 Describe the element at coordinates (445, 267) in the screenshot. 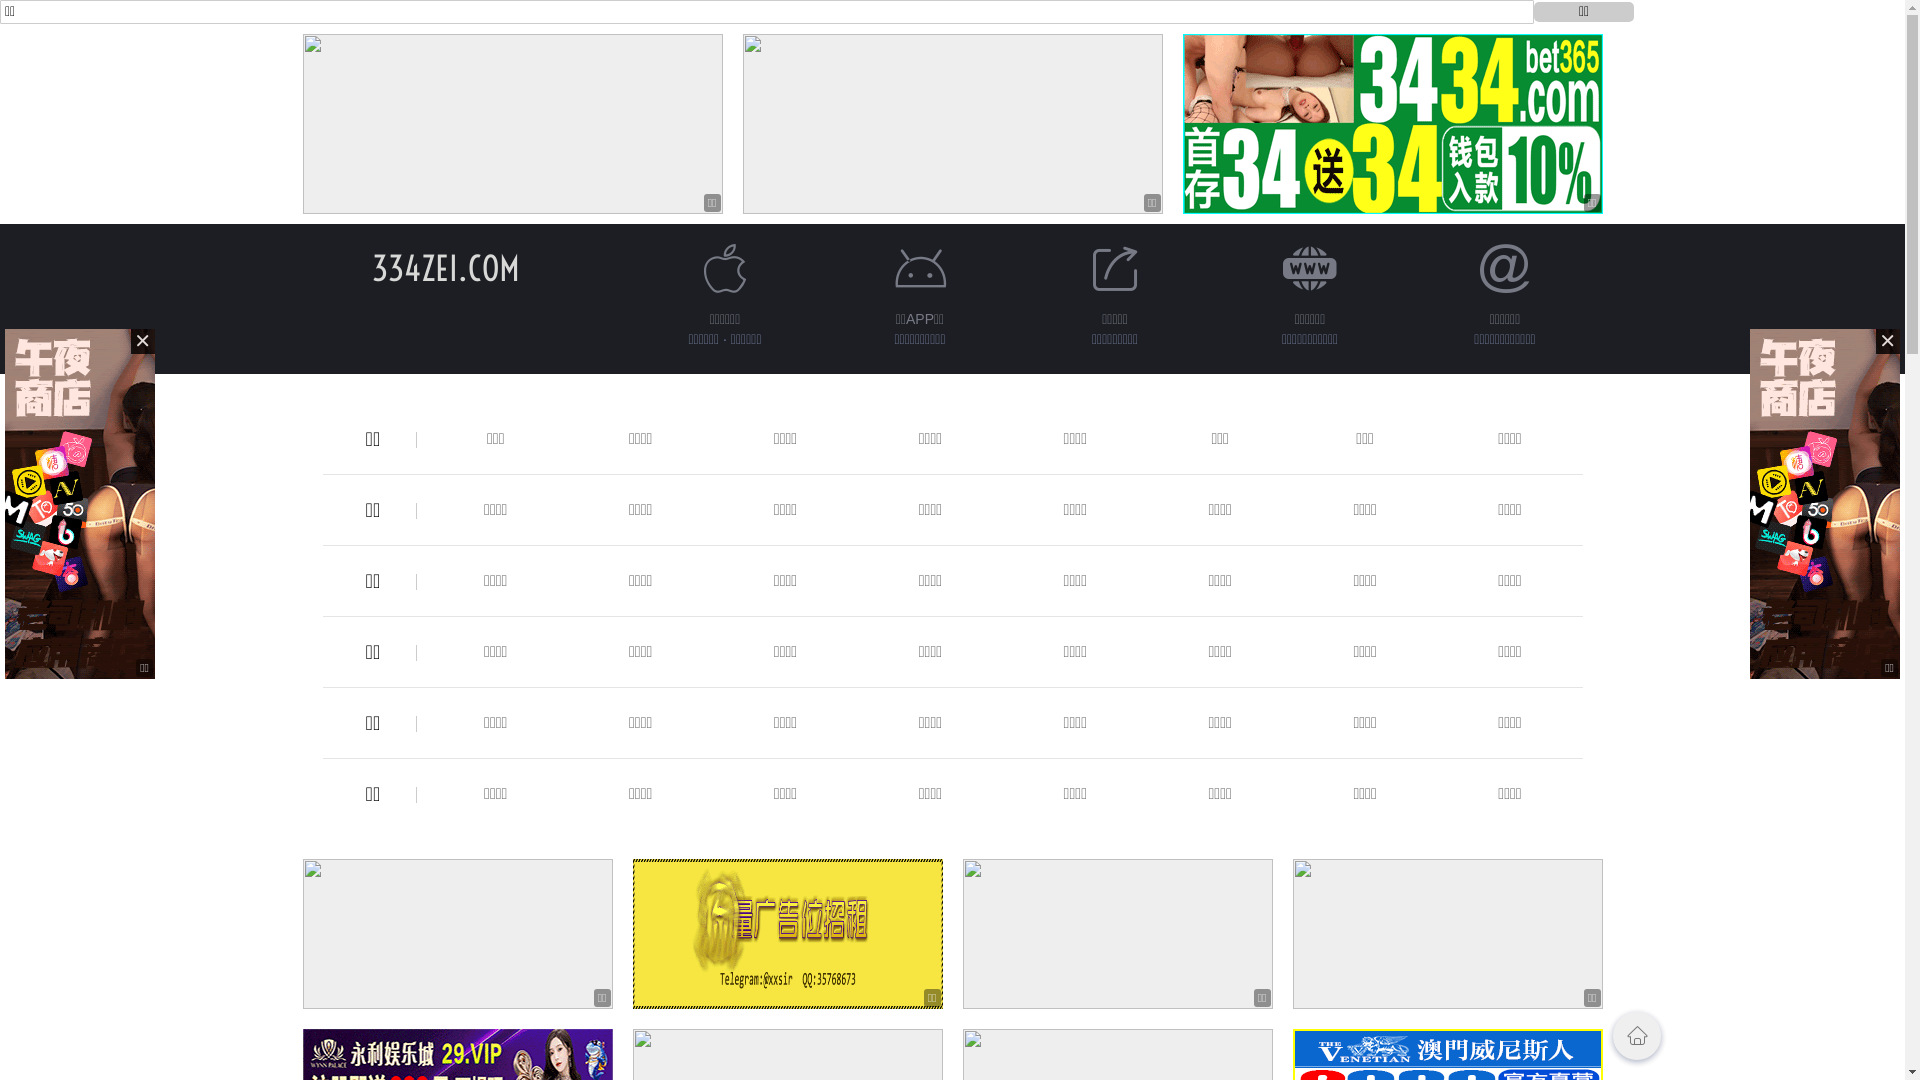

I see `'334ZEI.COM'` at that location.